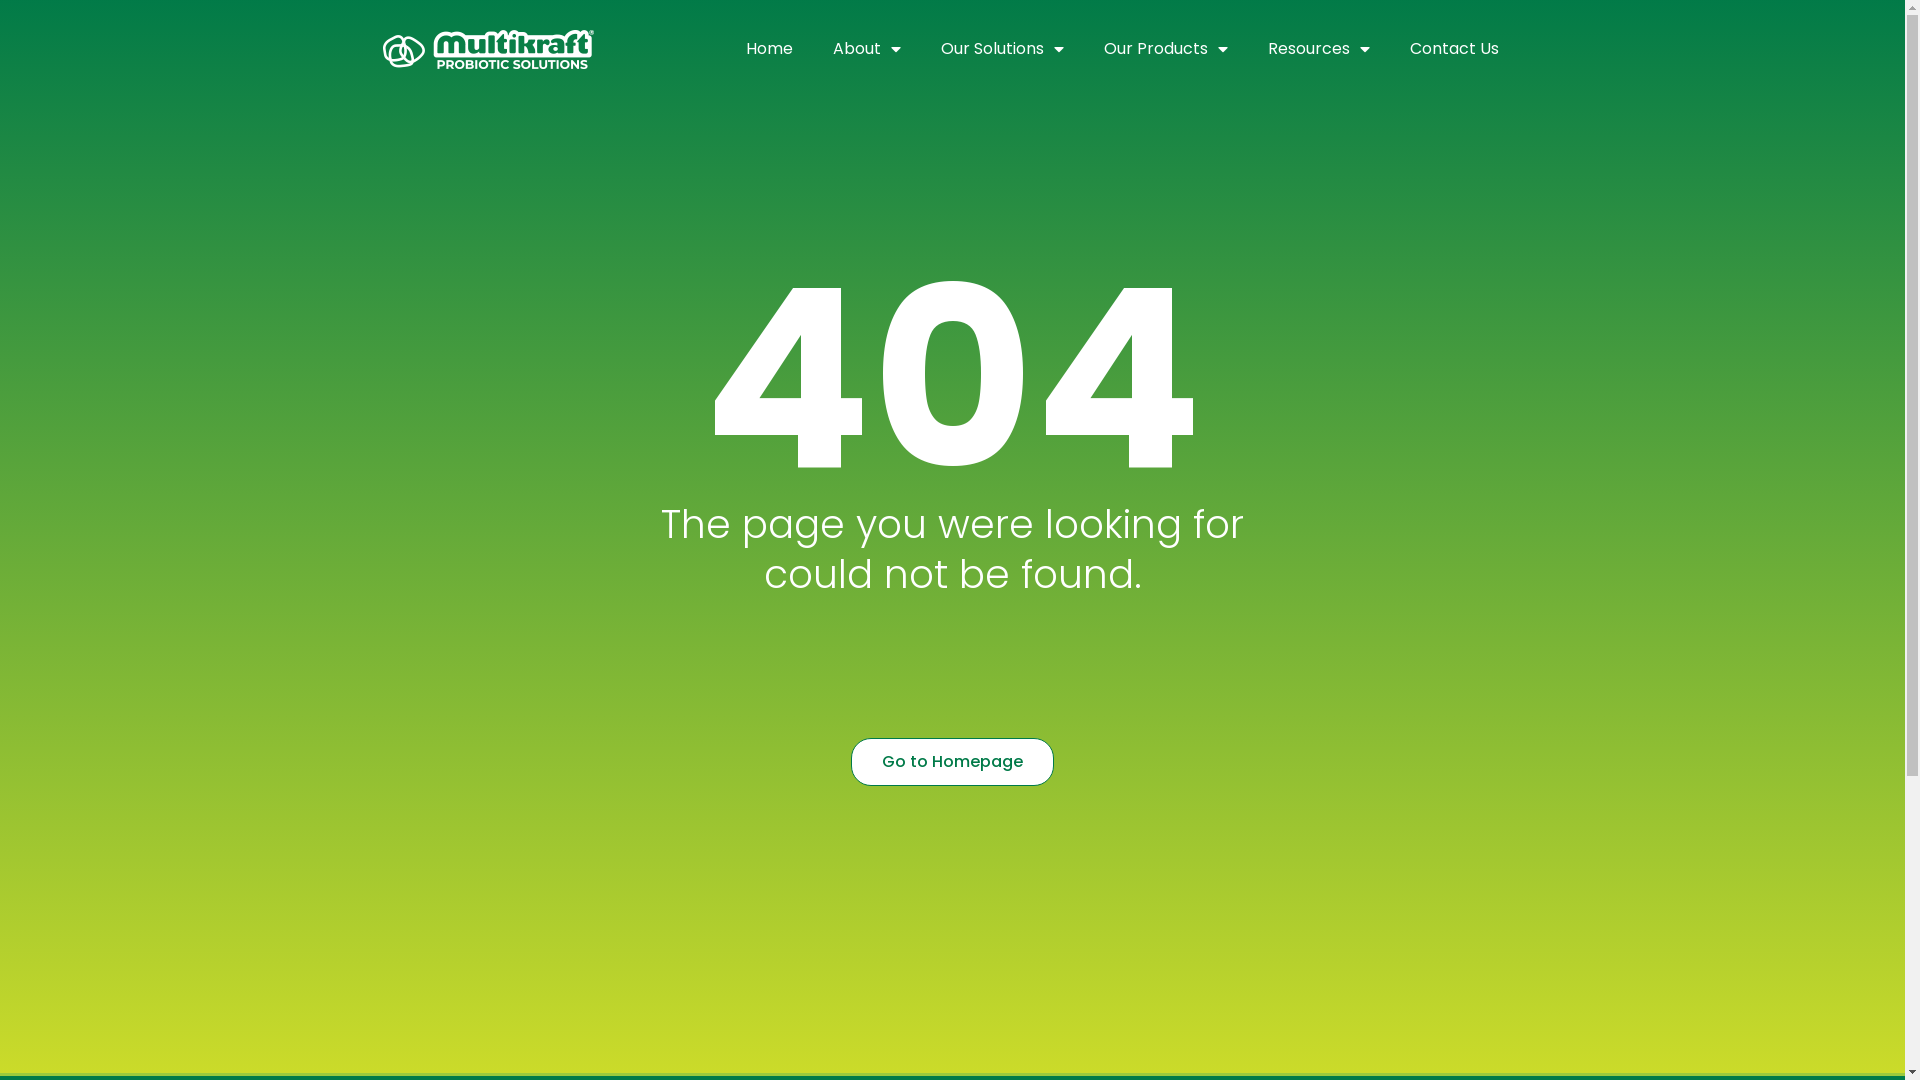 The height and width of the screenshot is (1080, 1920). What do you see at coordinates (1319, 48) in the screenshot?
I see `'Resources'` at bounding box center [1319, 48].